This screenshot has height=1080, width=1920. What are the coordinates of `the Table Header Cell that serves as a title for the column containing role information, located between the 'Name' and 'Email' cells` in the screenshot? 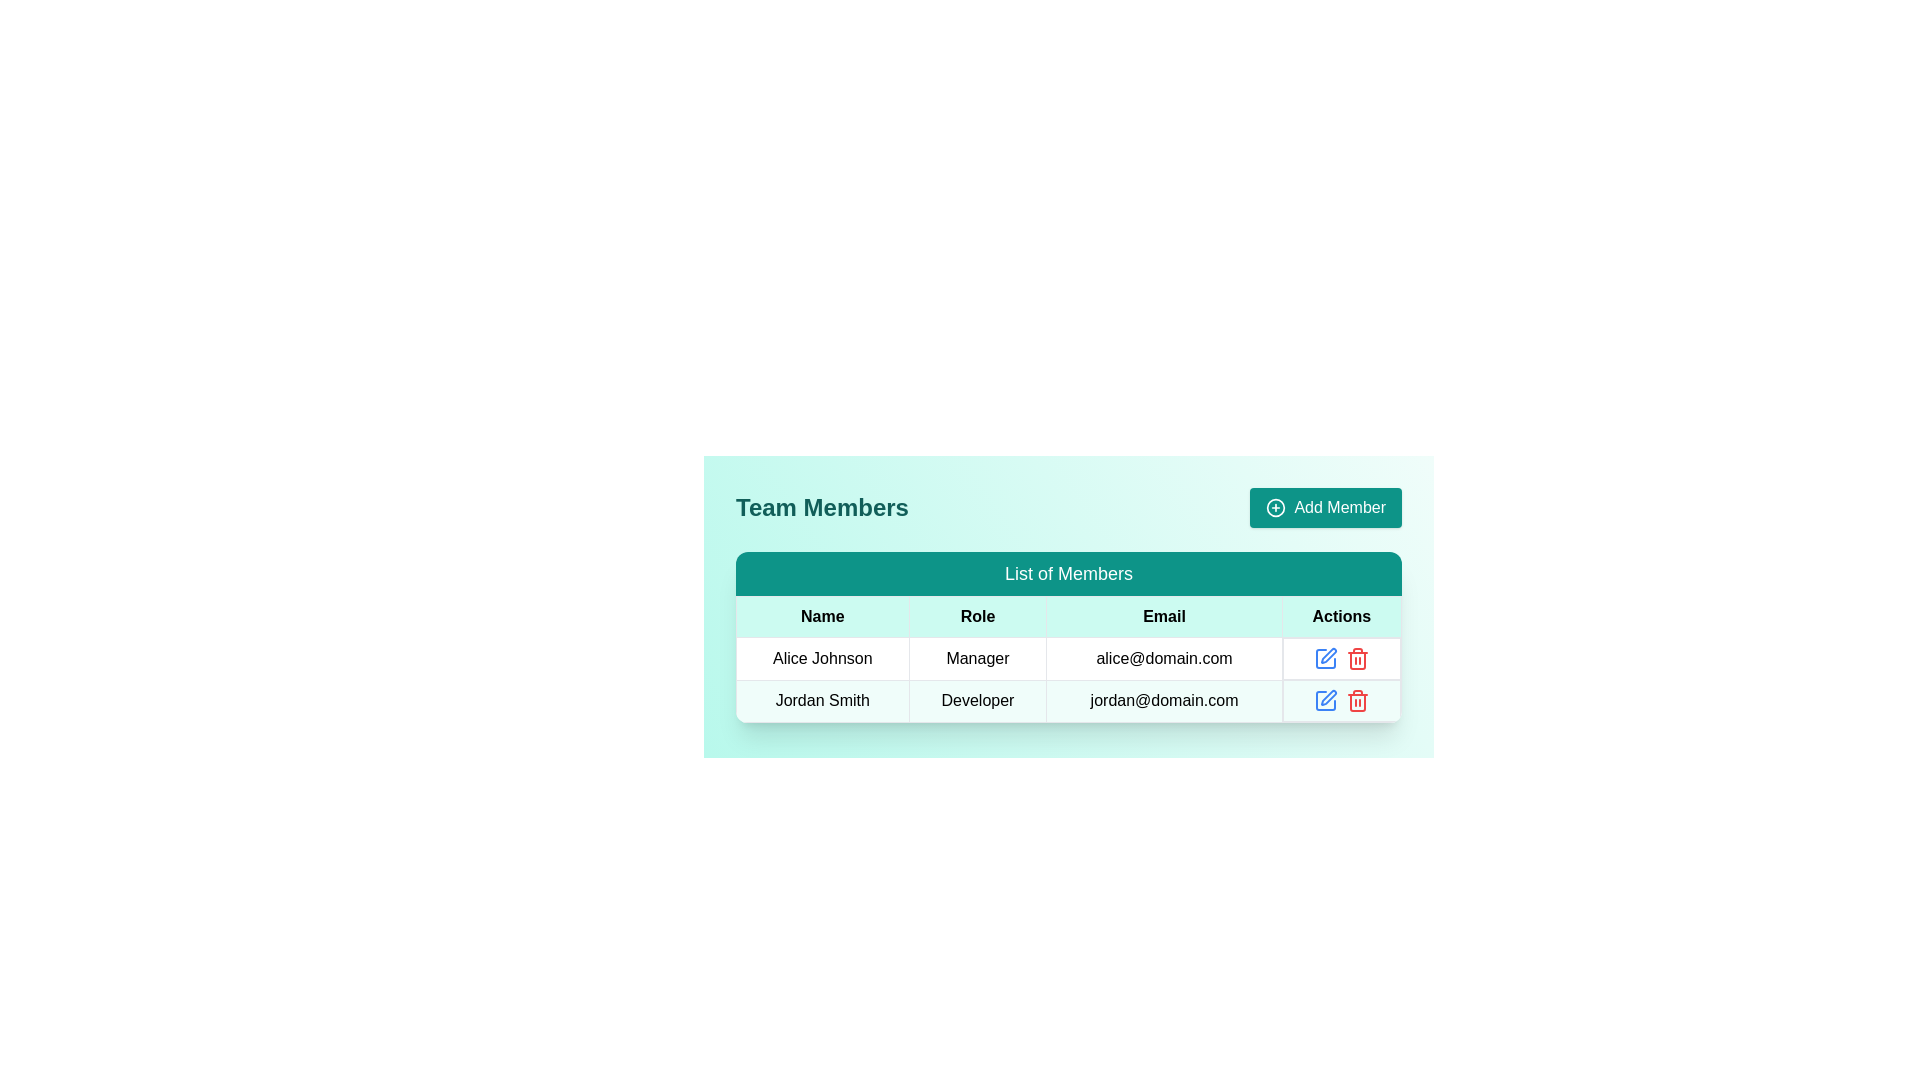 It's located at (978, 616).